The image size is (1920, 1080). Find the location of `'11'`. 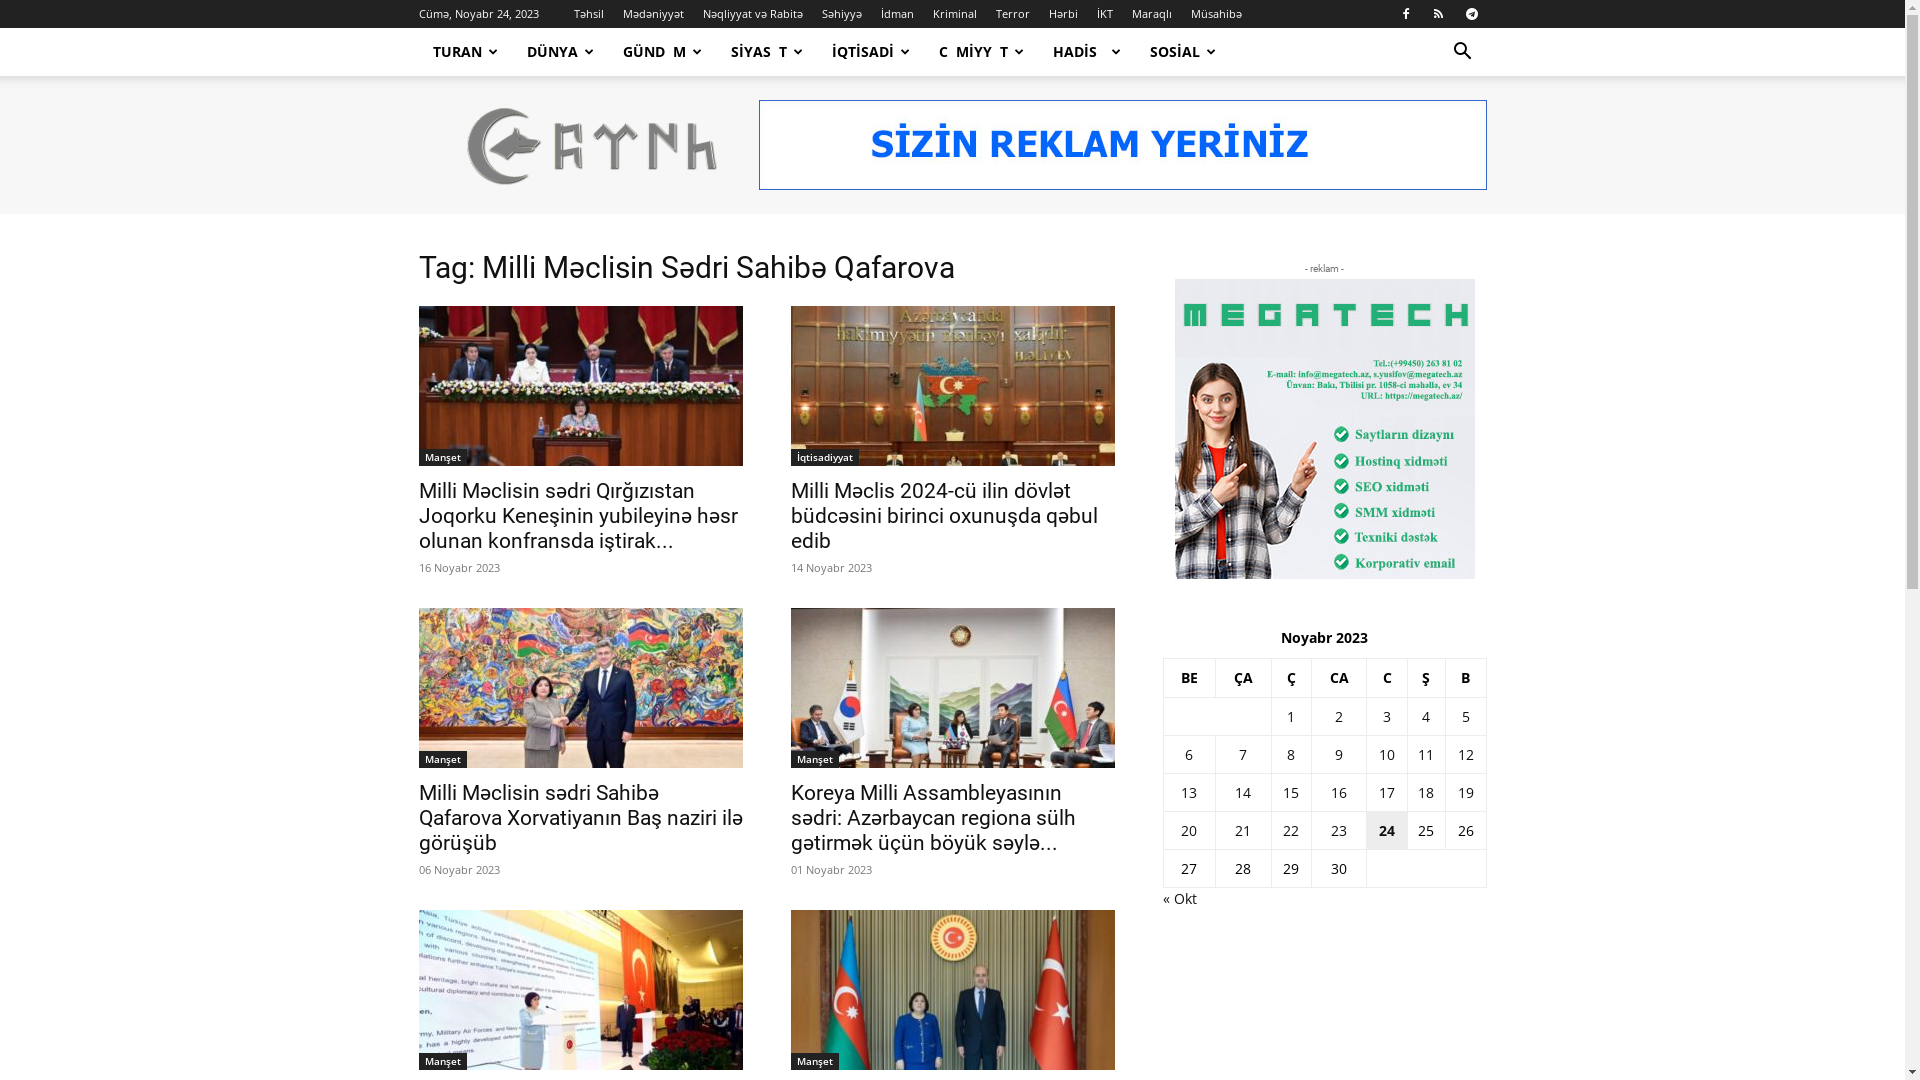

'11' is located at coordinates (1424, 754).